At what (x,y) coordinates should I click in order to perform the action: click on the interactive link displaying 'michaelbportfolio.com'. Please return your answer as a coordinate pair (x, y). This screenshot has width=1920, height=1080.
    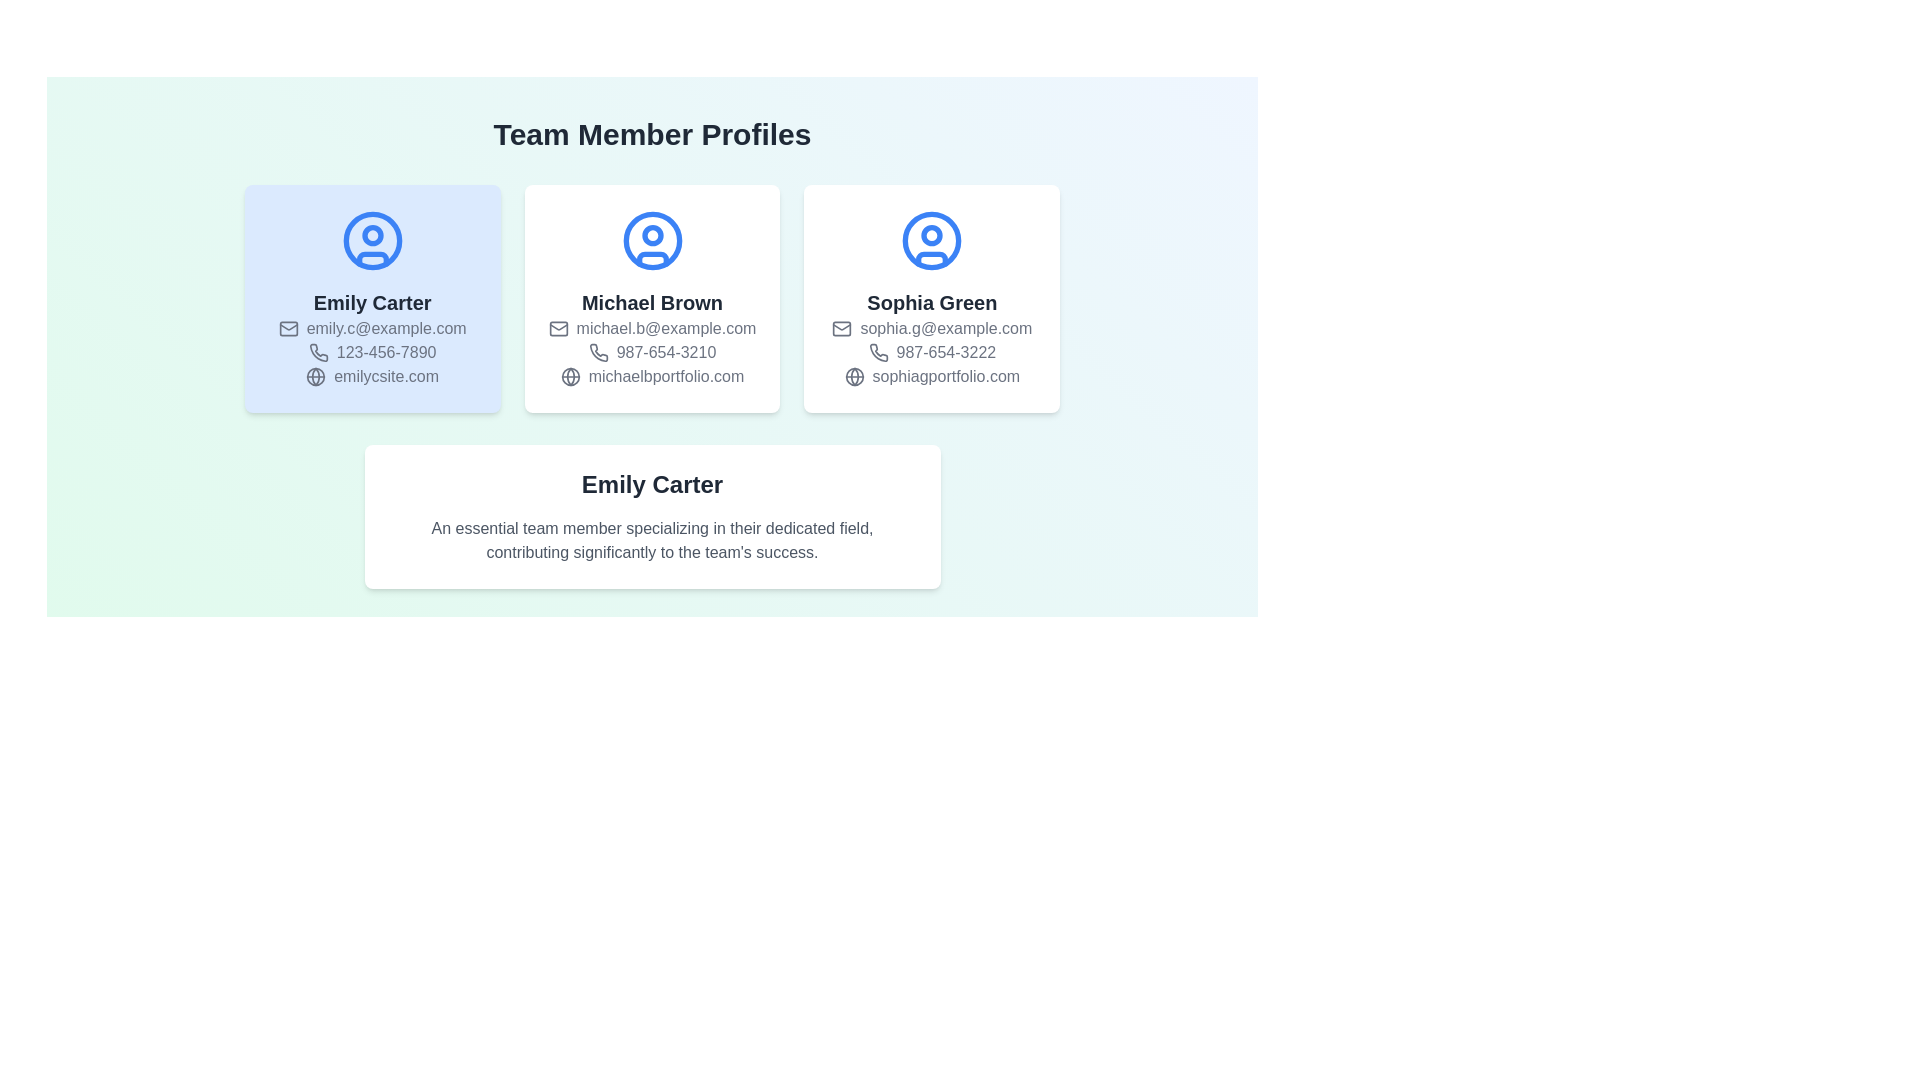
    Looking at the image, I should click on (652, 377).